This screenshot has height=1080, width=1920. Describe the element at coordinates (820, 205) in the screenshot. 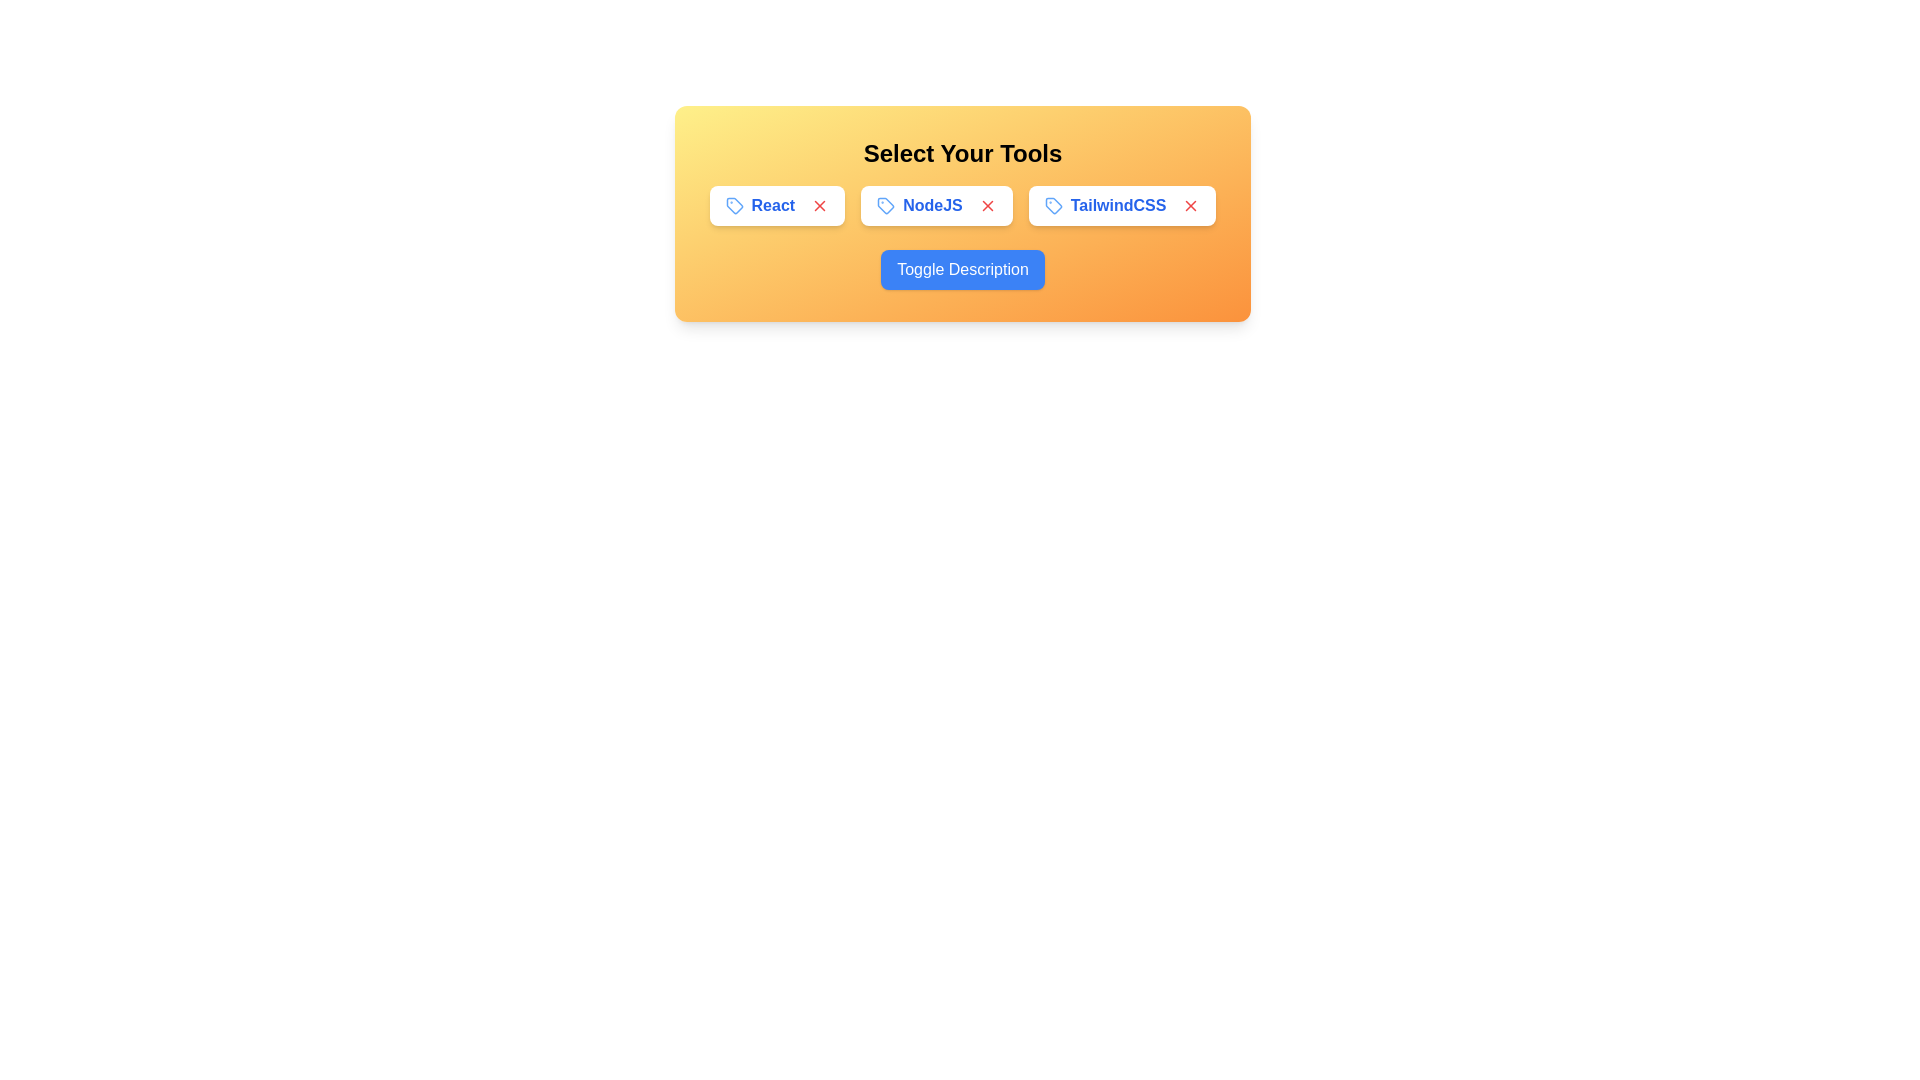

I see `close button of the chip labeled React to remove it` at that location.